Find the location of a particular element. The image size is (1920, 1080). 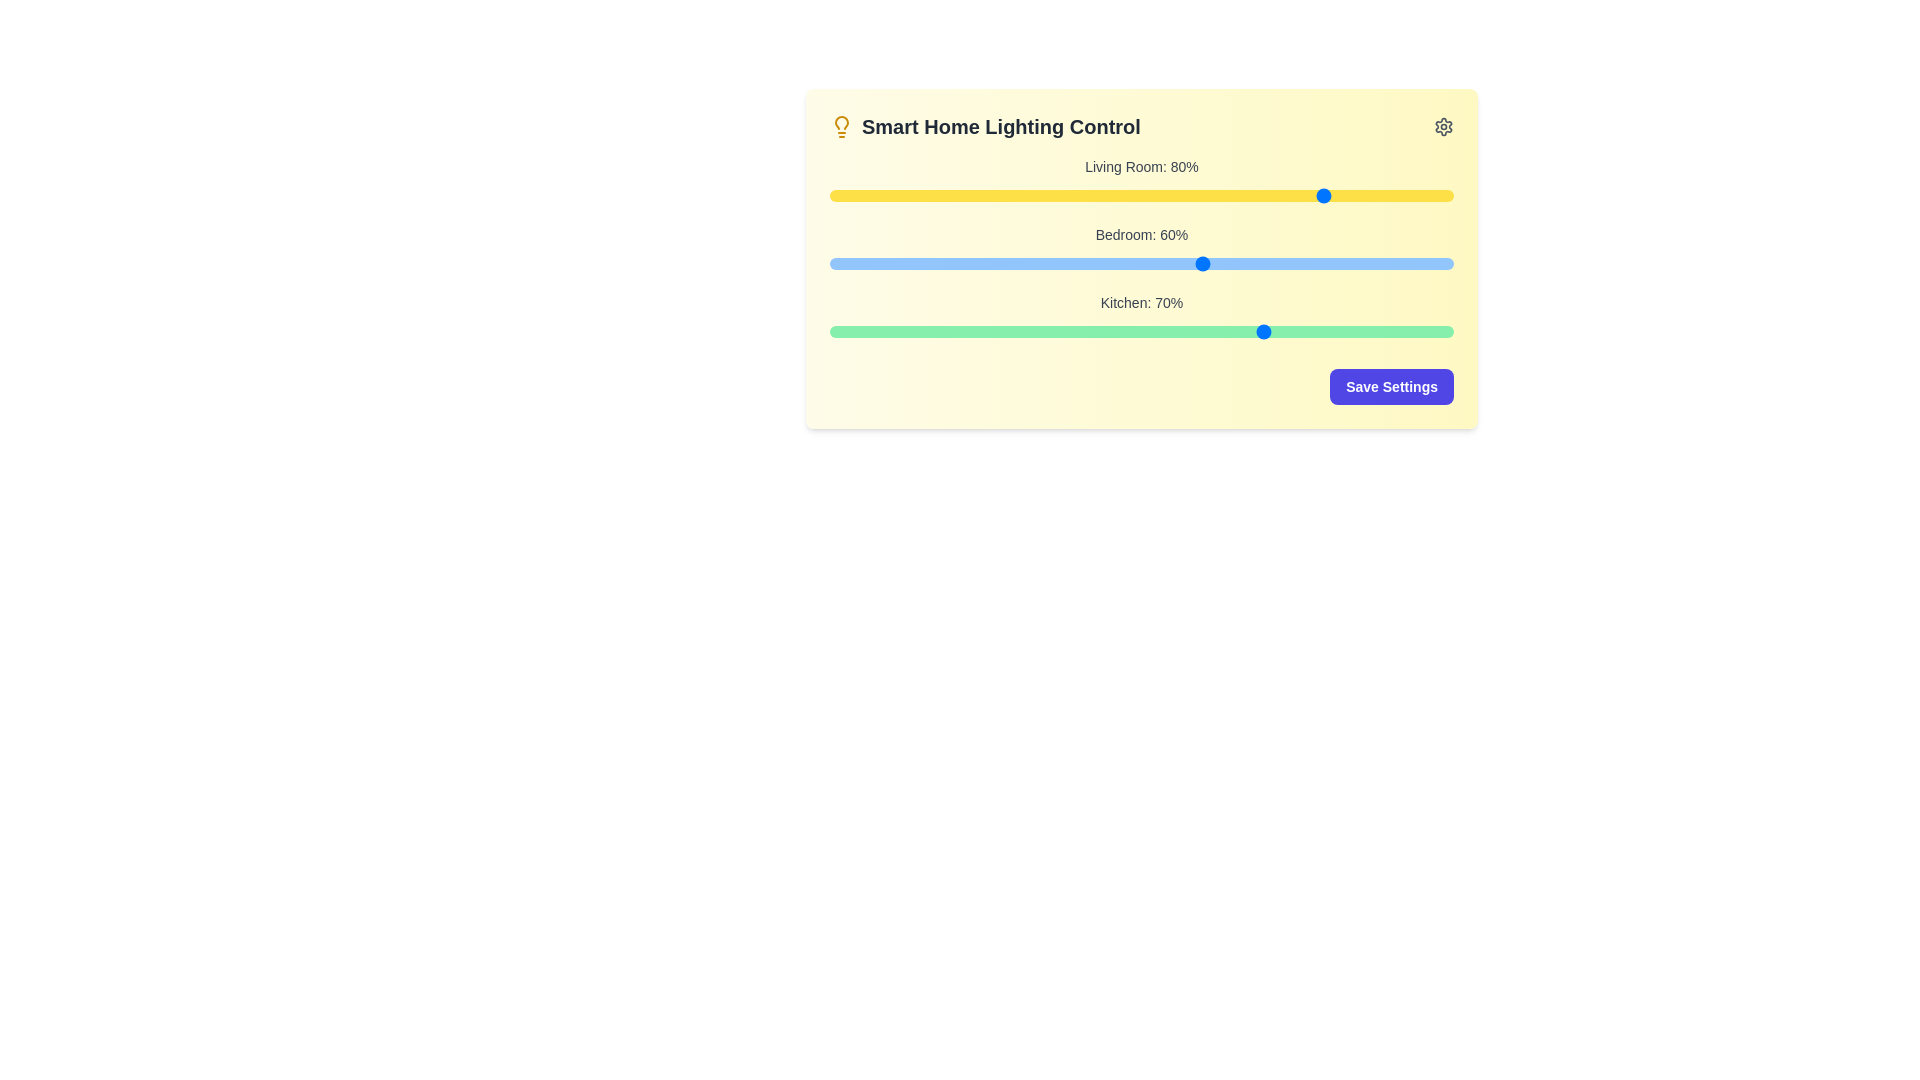

the yellow track of the slider labeled 'Living Room: 80%' to change the handle's position is located at coordinates (1142, 196).